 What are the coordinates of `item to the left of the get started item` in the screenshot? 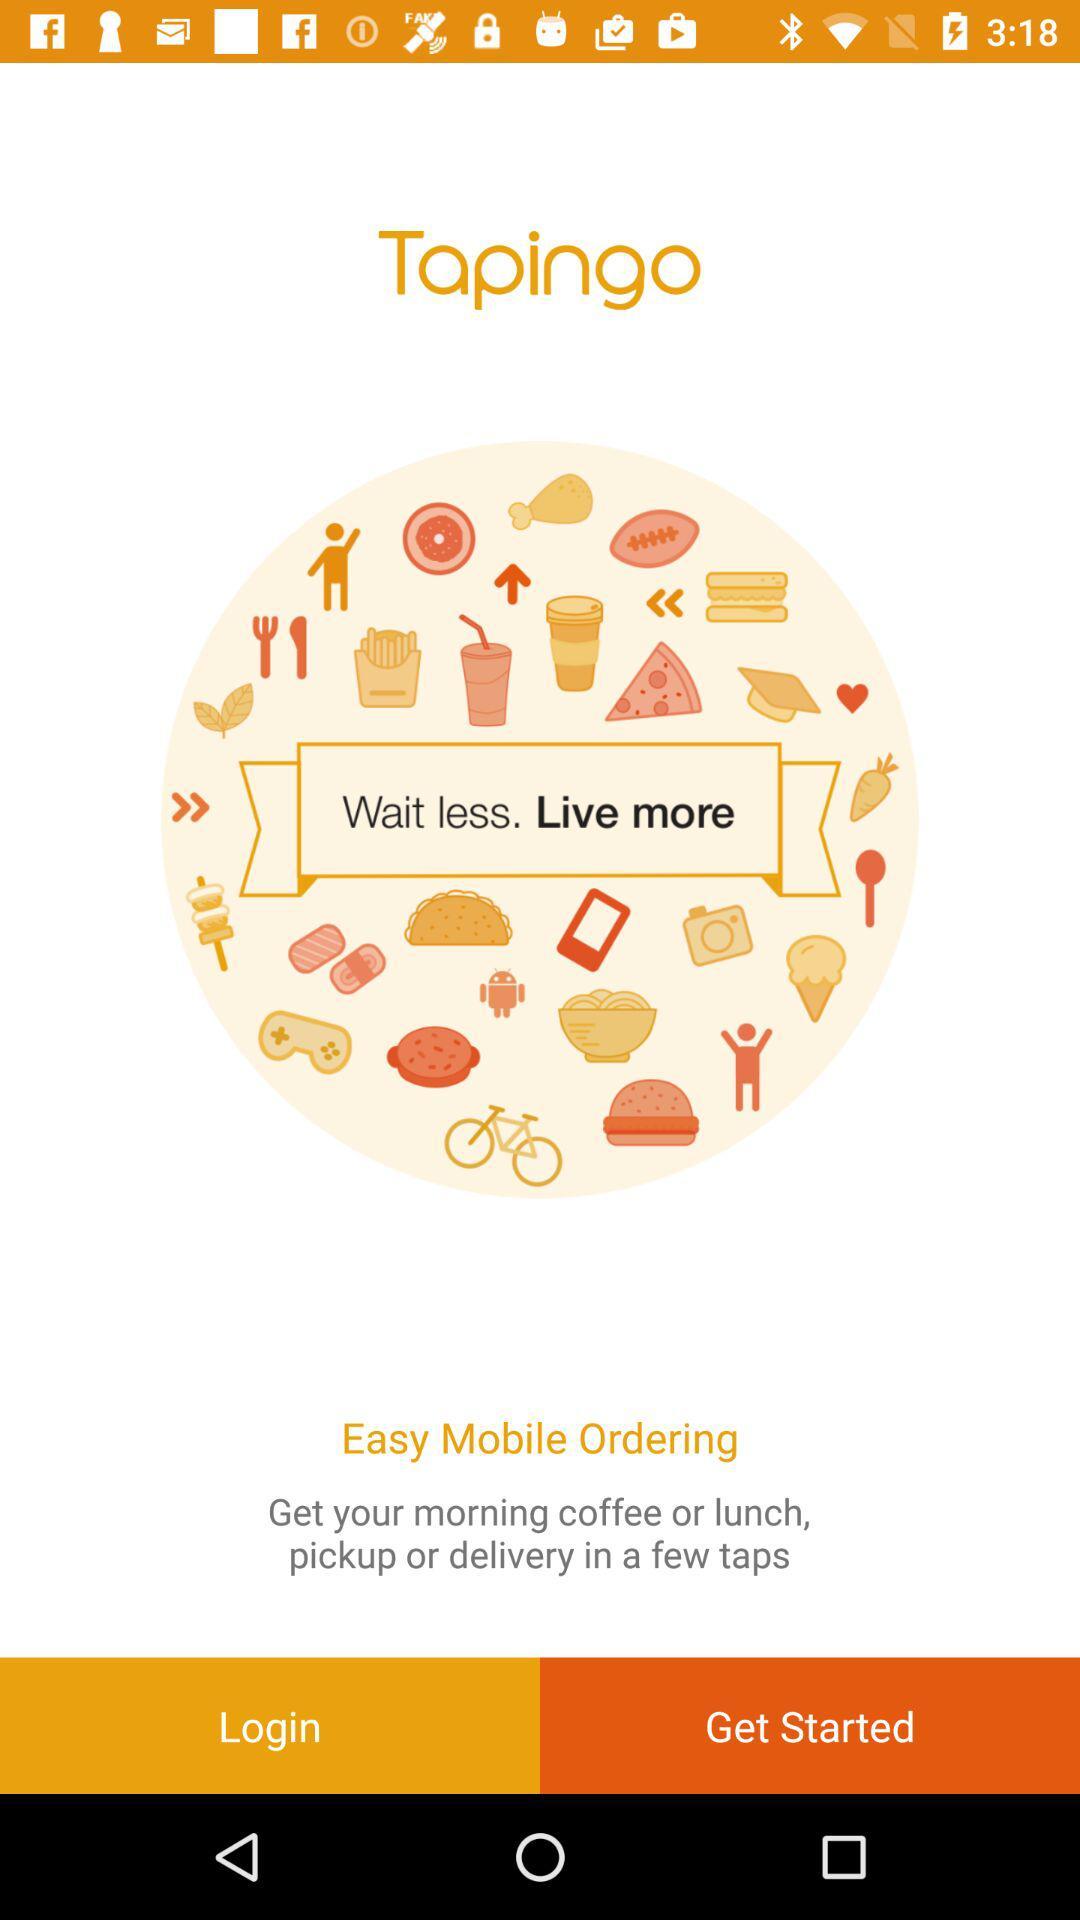 It's located at (270, 1724).